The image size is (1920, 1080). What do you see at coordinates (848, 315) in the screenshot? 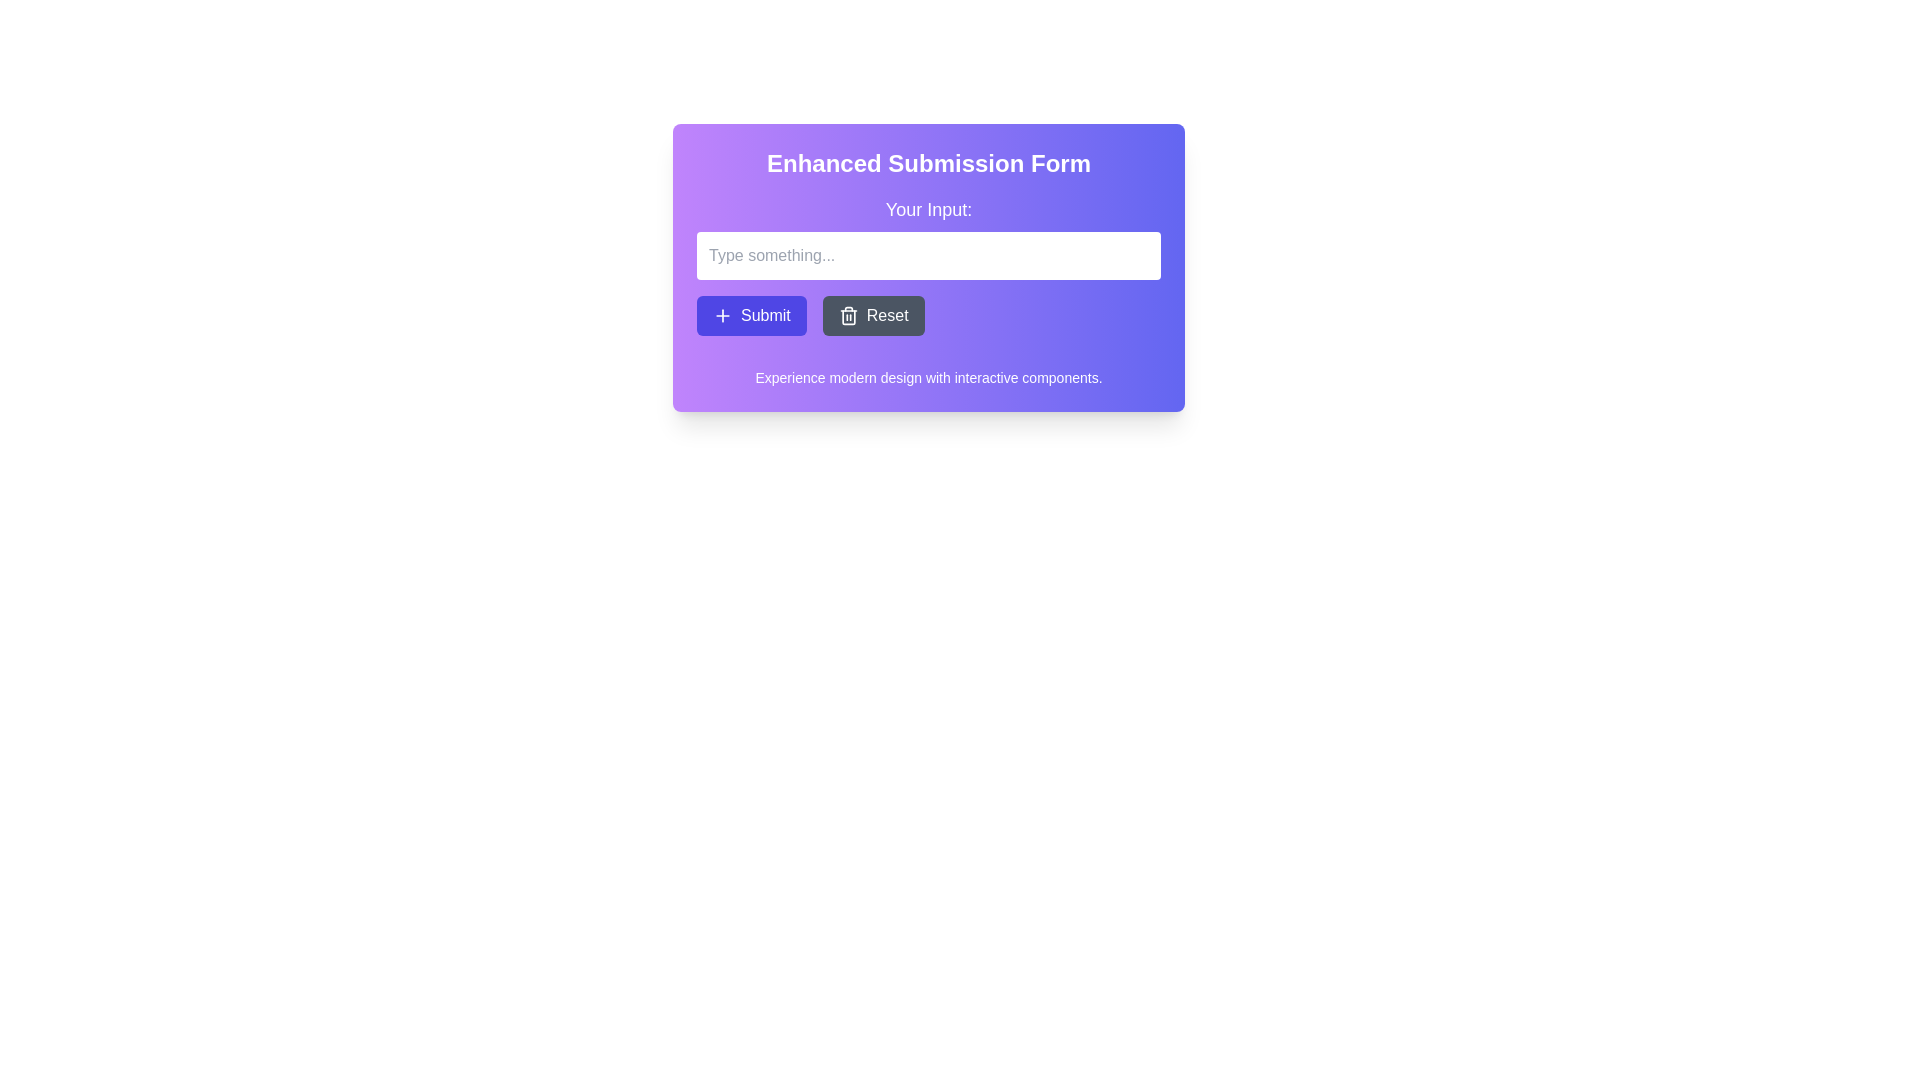
I see `the trash bin icon, which is outlined with rounded edges and located to the left of the 'Reset' text, to reset the form` at bounding box center [848, 315].